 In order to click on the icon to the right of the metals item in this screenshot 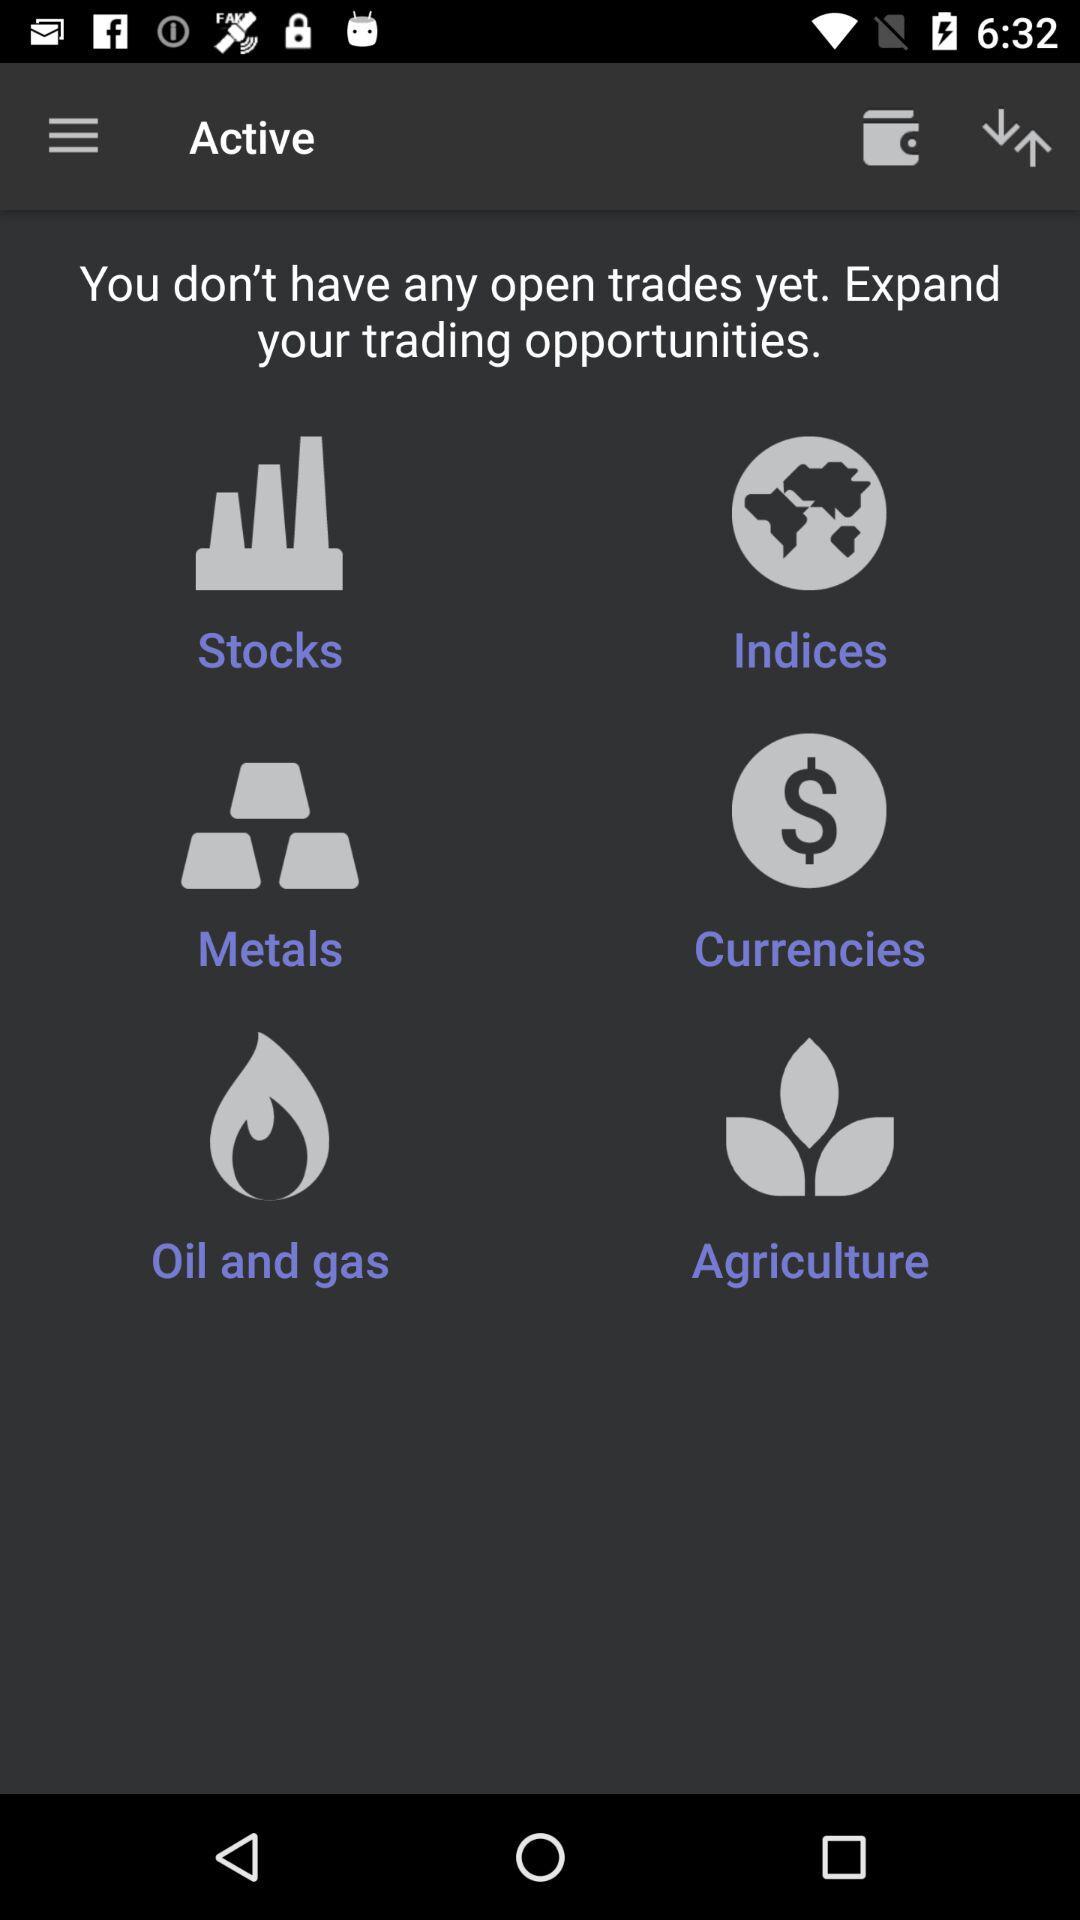, I will do `click(810, 1162)`.